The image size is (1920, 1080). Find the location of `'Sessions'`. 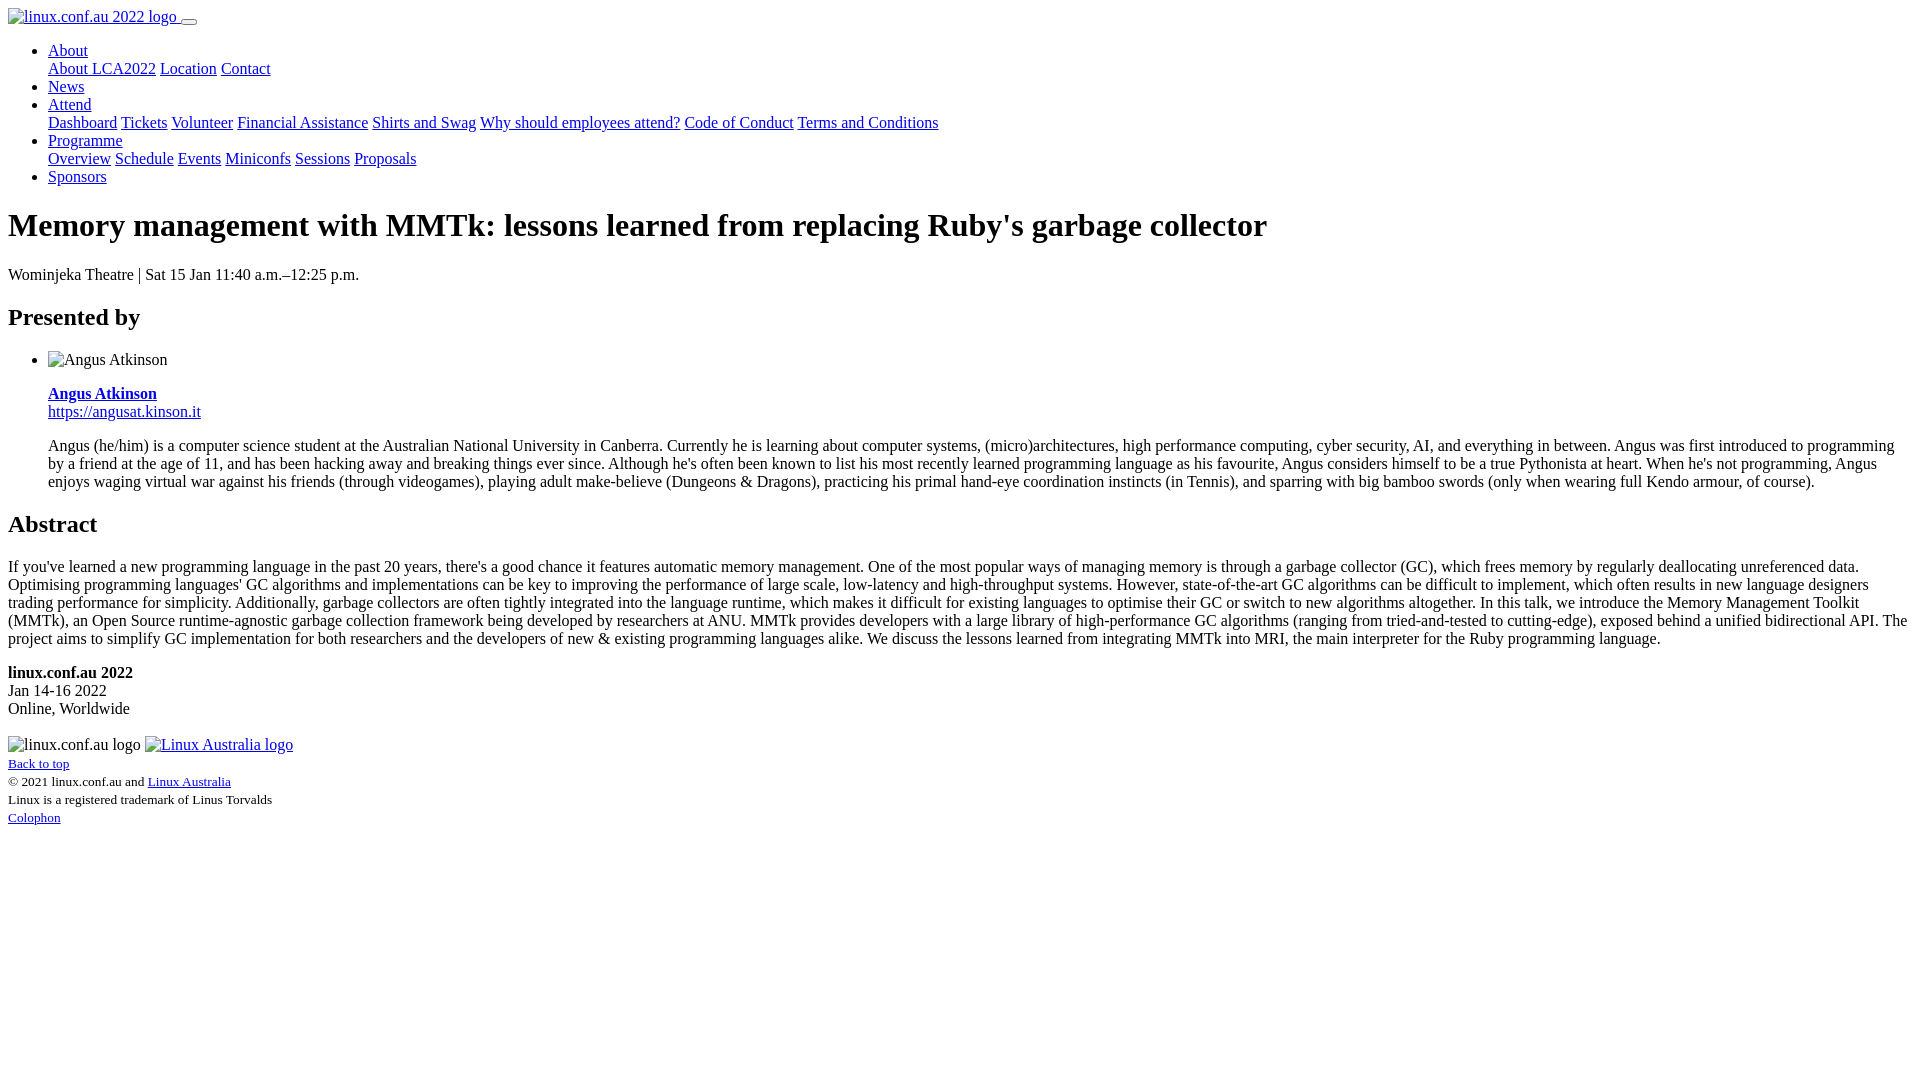

'Sessions' is located at coordinates (322, 157).